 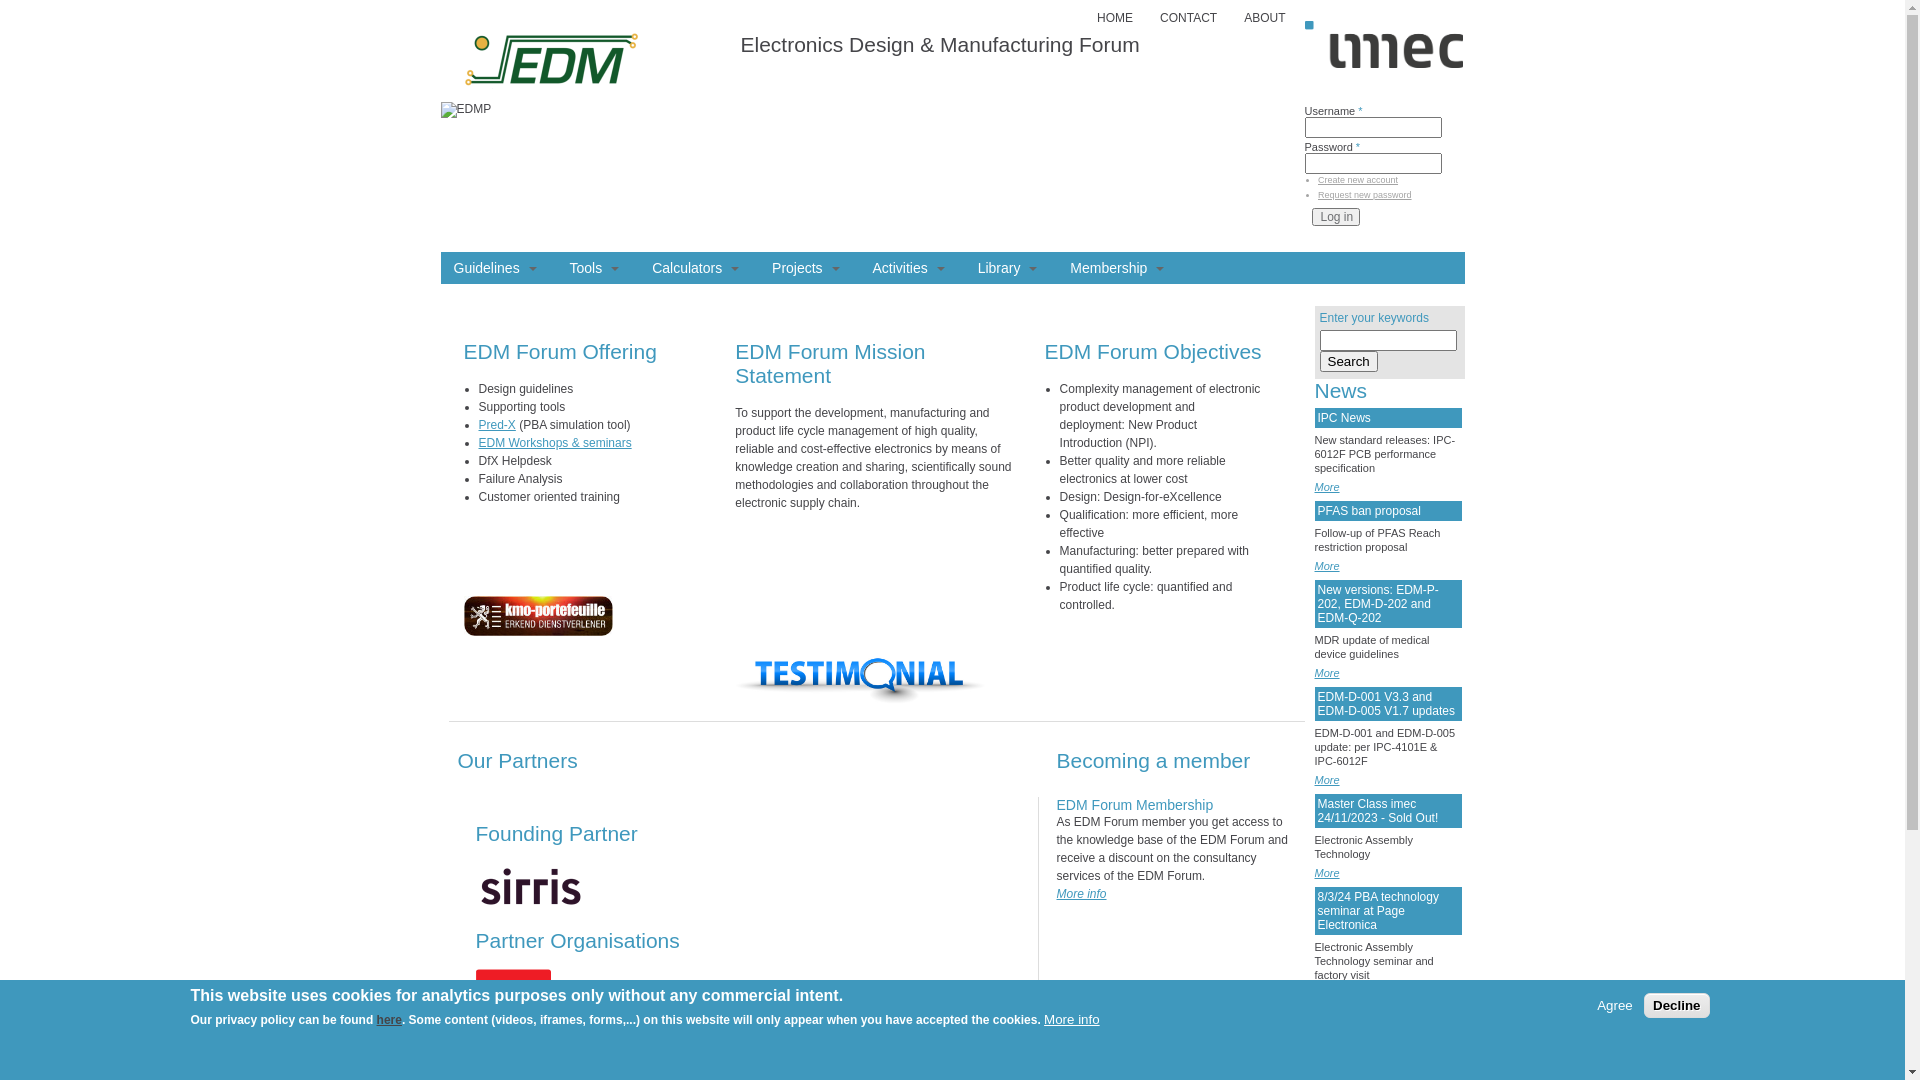 I want to click on 'More info', so click(x=1079, y=893).